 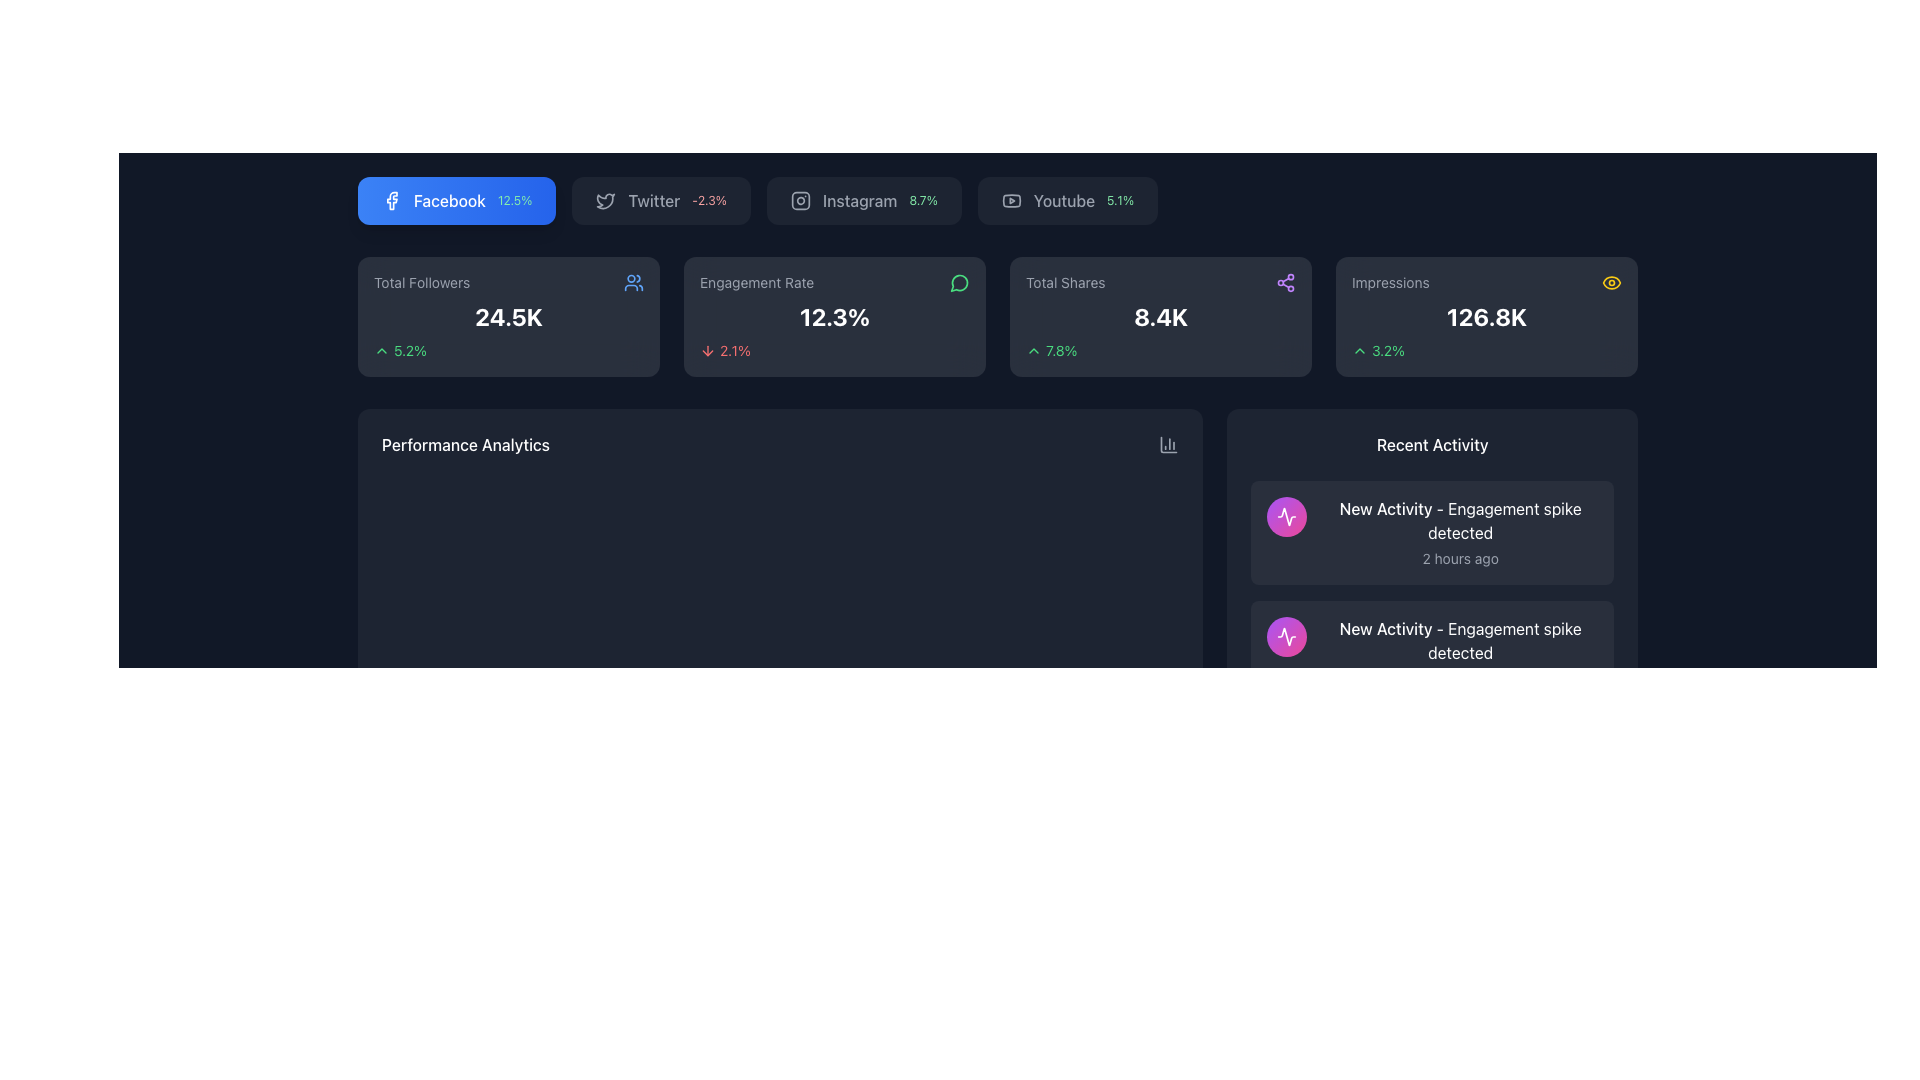 What do you see at coordinates (1169, 443) in the screenshot?
I see `the Icon button located in the top-right corner of the 'Performance Analytics' section, which allows access to detailed analytics or a graph` at bounding box center [1169, 443].